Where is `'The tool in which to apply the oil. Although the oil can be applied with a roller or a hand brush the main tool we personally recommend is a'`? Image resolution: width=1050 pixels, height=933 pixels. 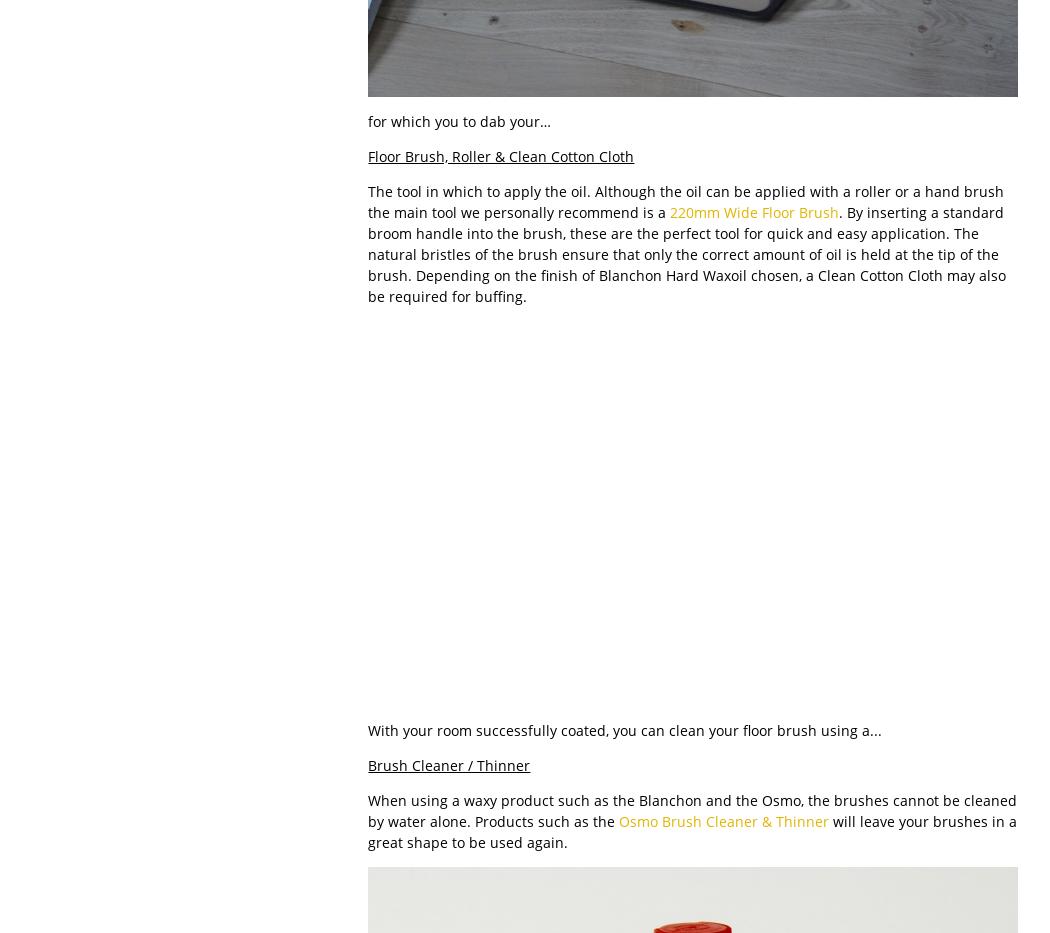 'The tool in which to apply the oil. Although the oil can be applied with a roller or a hand brush the main tool we personally recommend is a' is located at coordinates (685, 201).